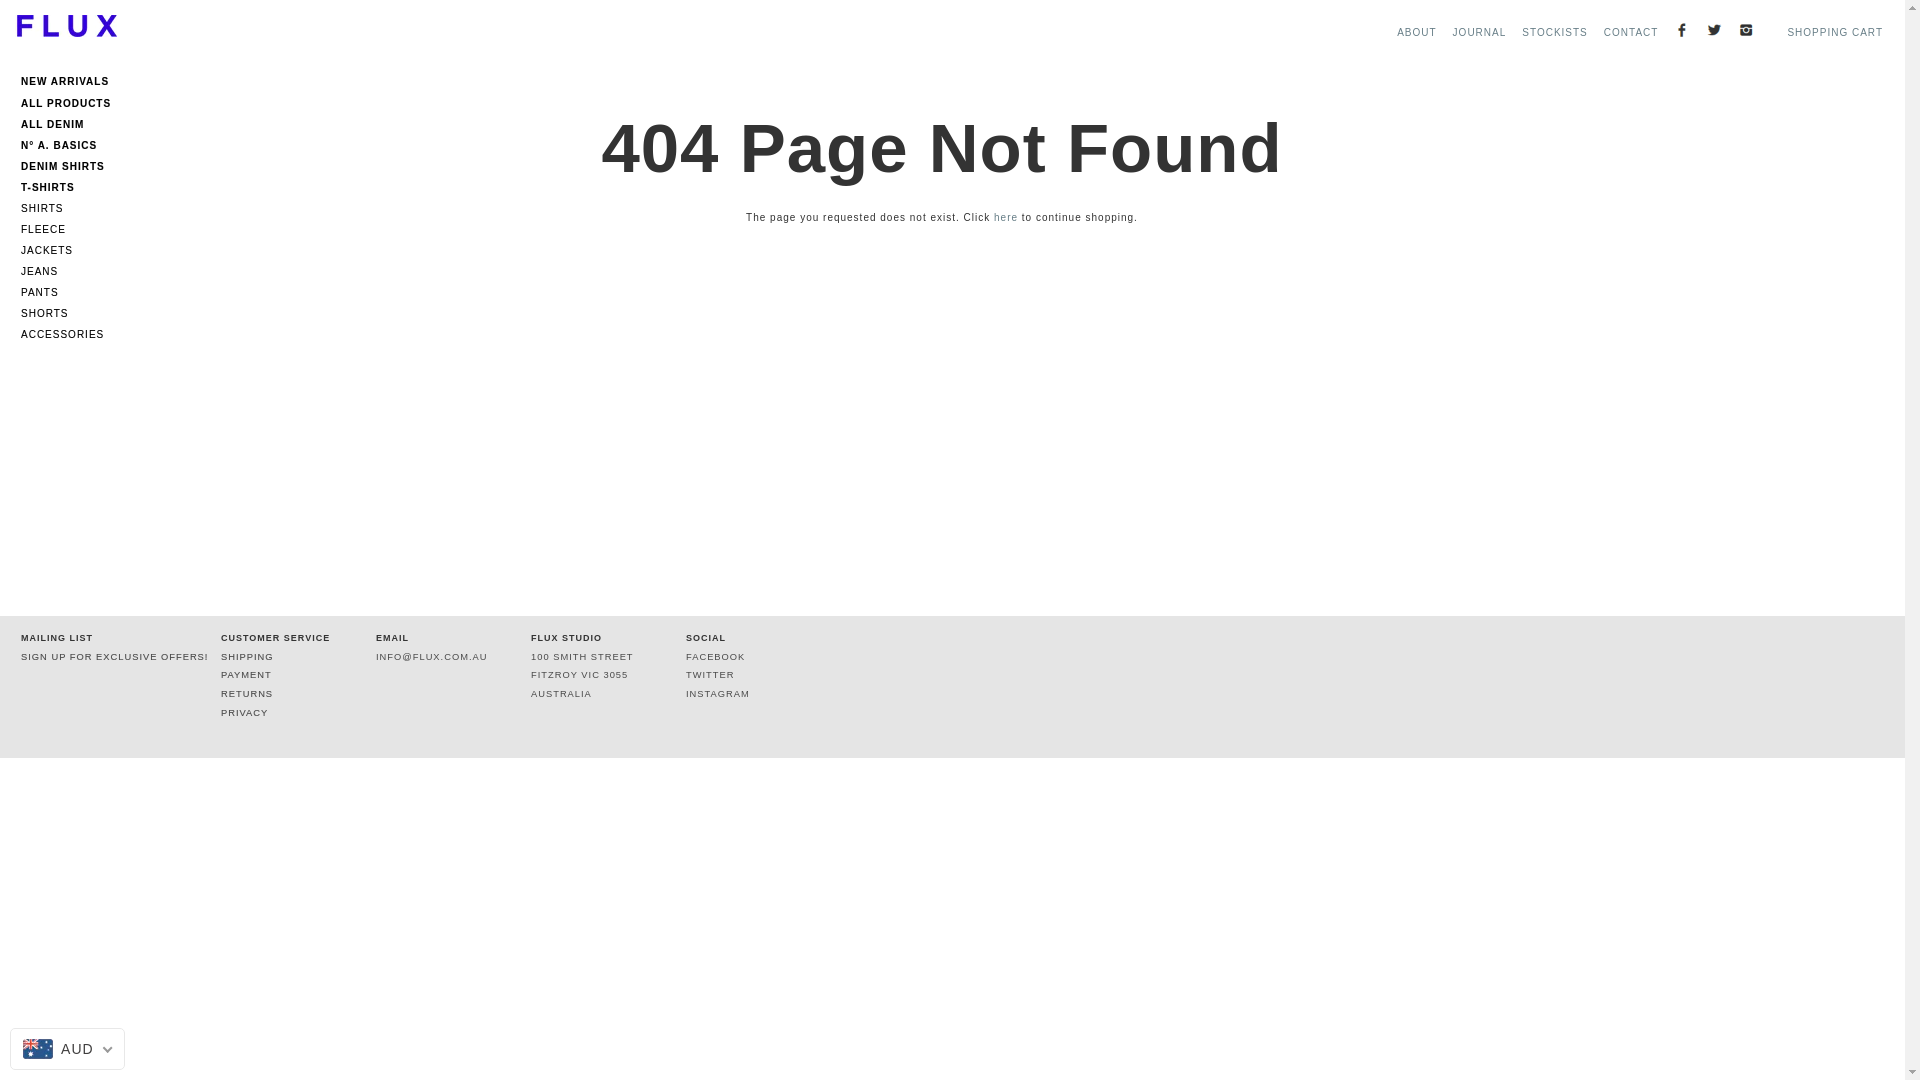 Image resolution: width=1920 pixels, height=1080 pixels. What do you see at coordinates (113, 656) in the screenshot?
I see `'SIGN UP FOR EXCLUSIVE OFFERS!'` at bounding box center [113, 656].